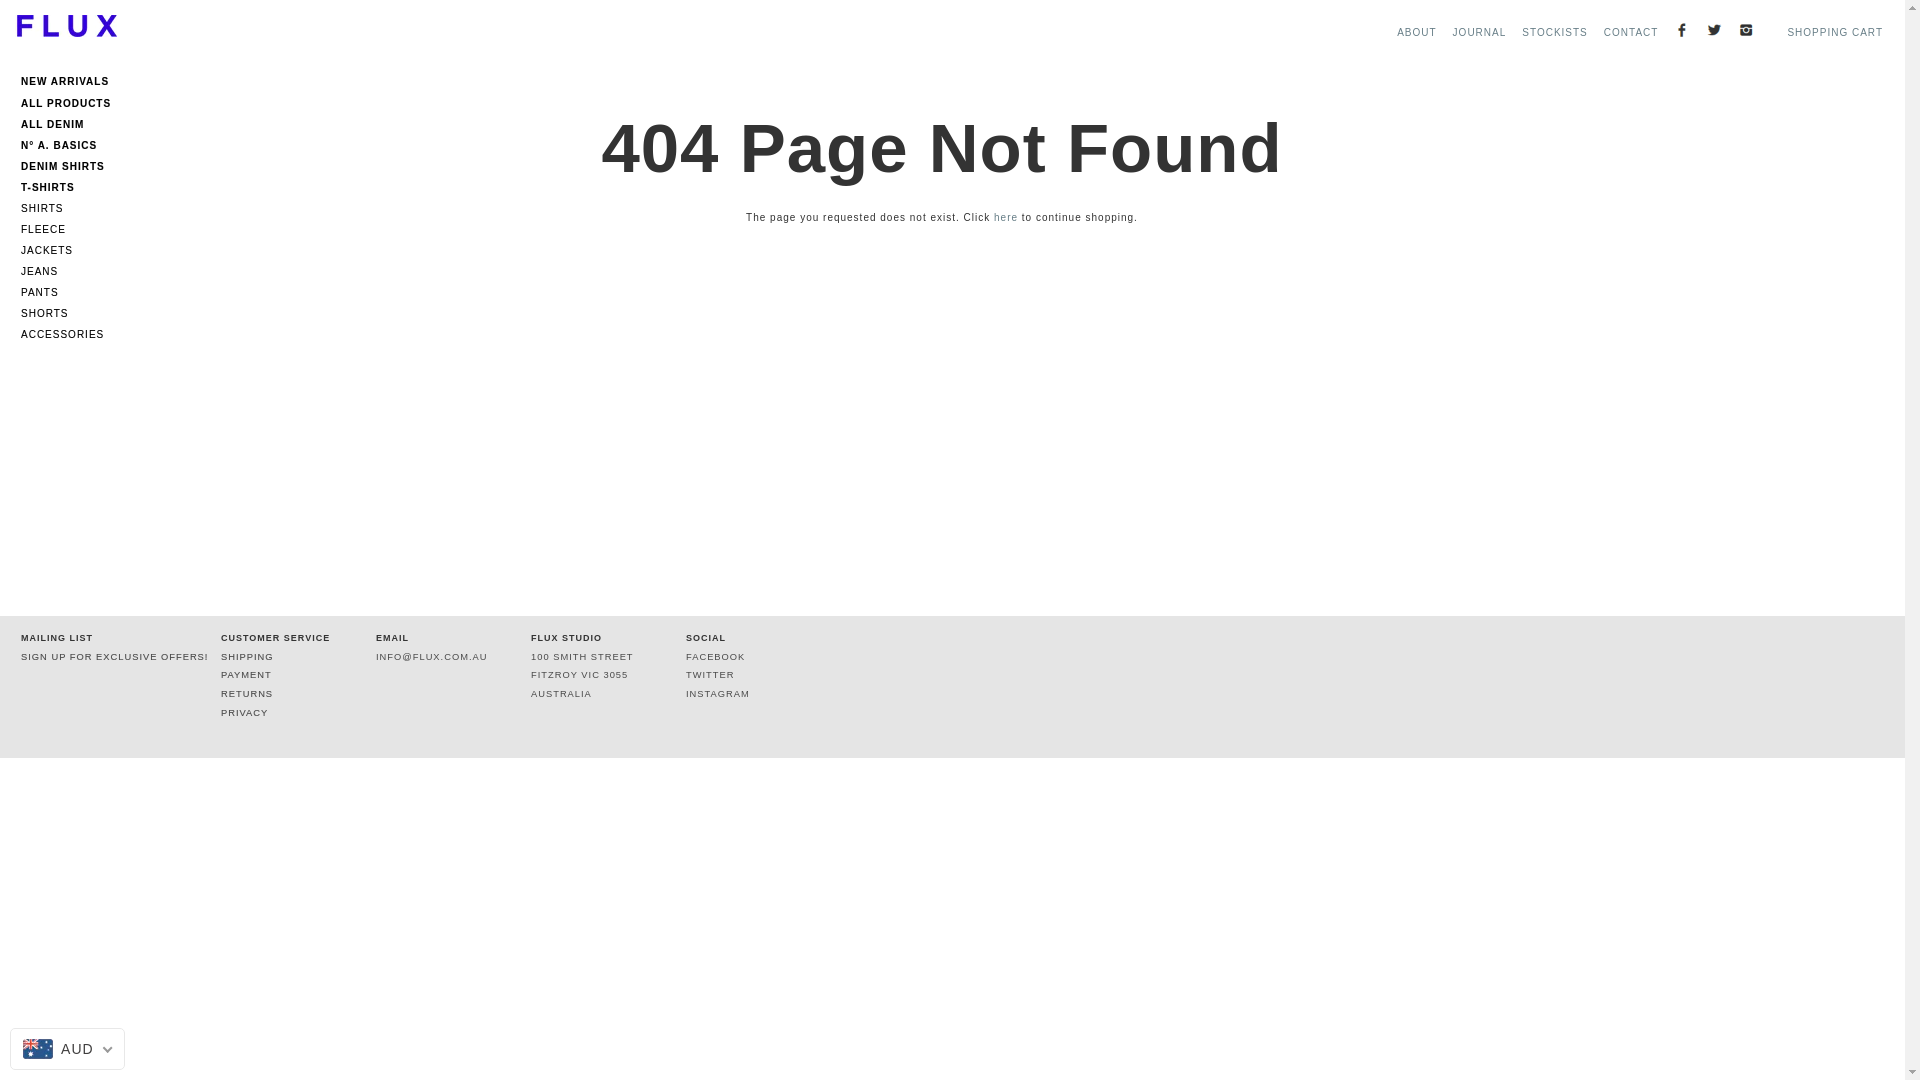 Image resolution: width=1920 pixels, height=1080 pixels. What do you see at coordinates (113, 656) in the screenshot?
I see `'SIGN UP FOR EXCLUSIVE OFFERS!'` at bounding box center [113, 656].